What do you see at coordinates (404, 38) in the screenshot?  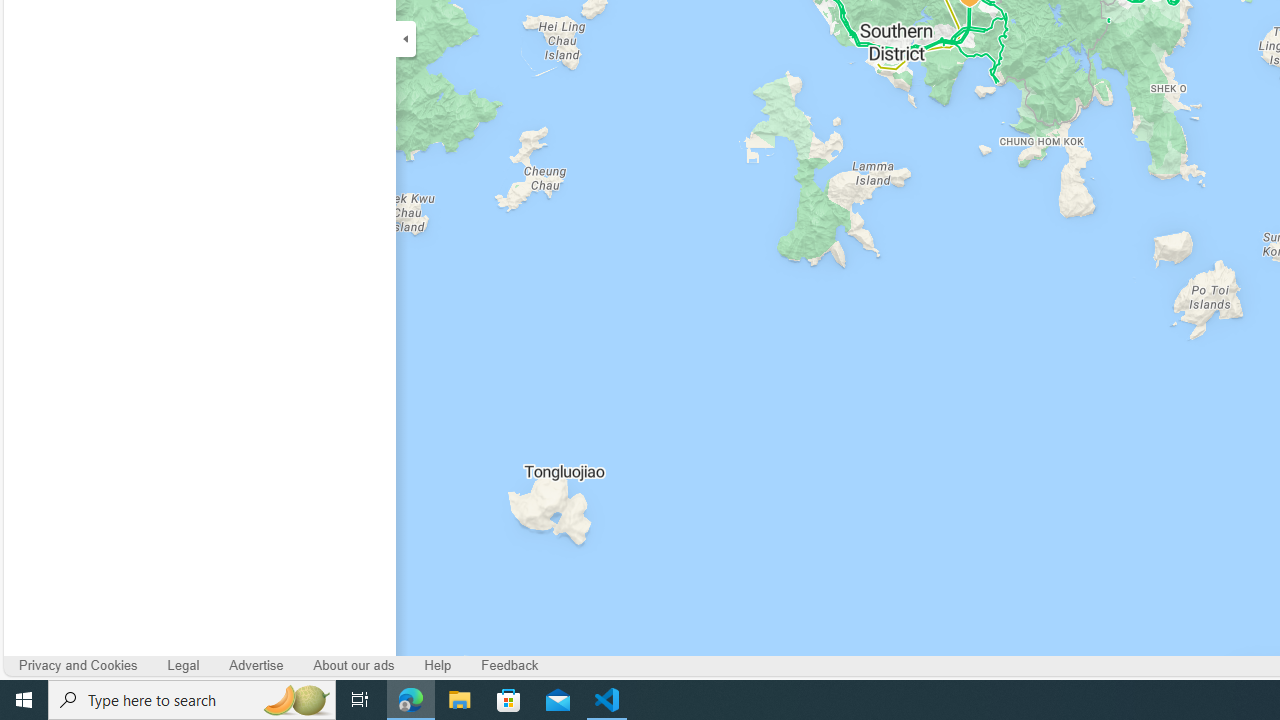 I see `'Expand/Collapse Cards'` at bounding box center [404, 38].